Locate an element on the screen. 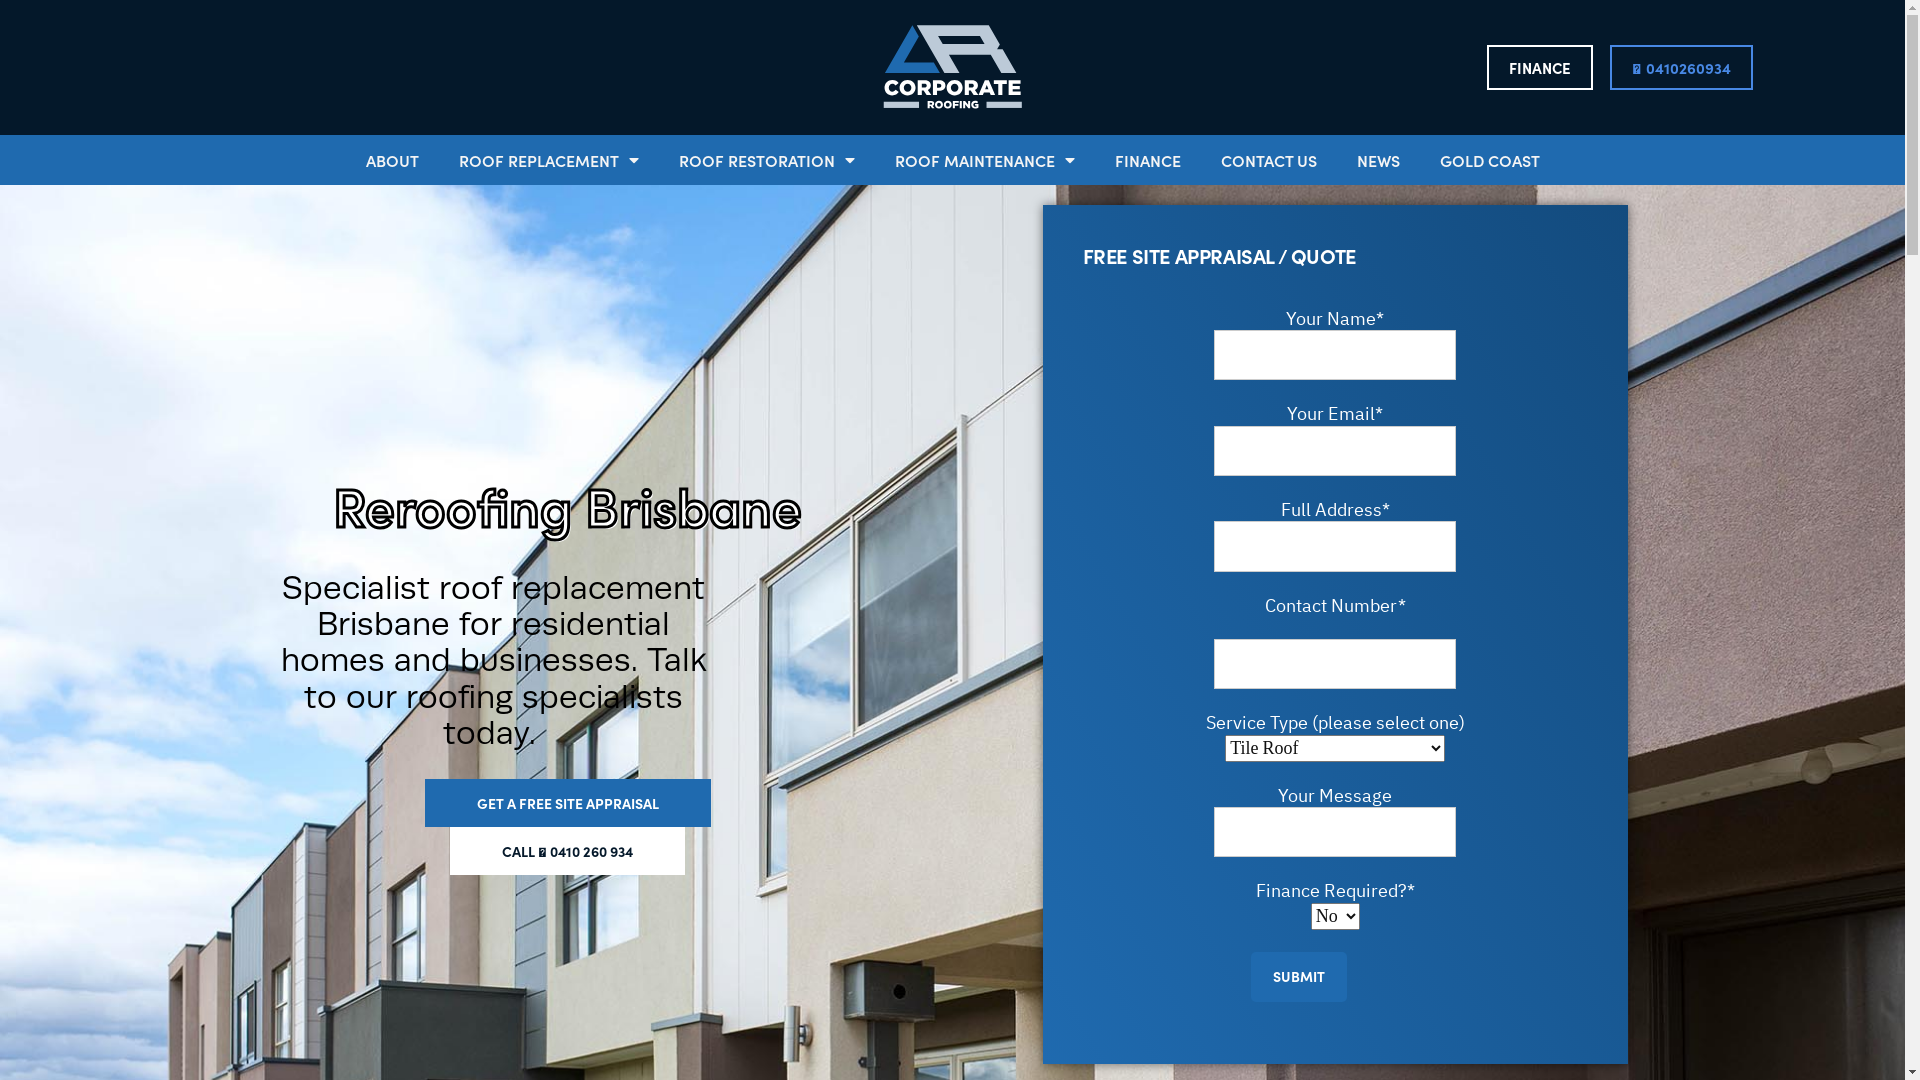 Image resolution: width=1920 pixels, height=1080 pixels. 'ABOUT' is located at coordinates (392, 158).